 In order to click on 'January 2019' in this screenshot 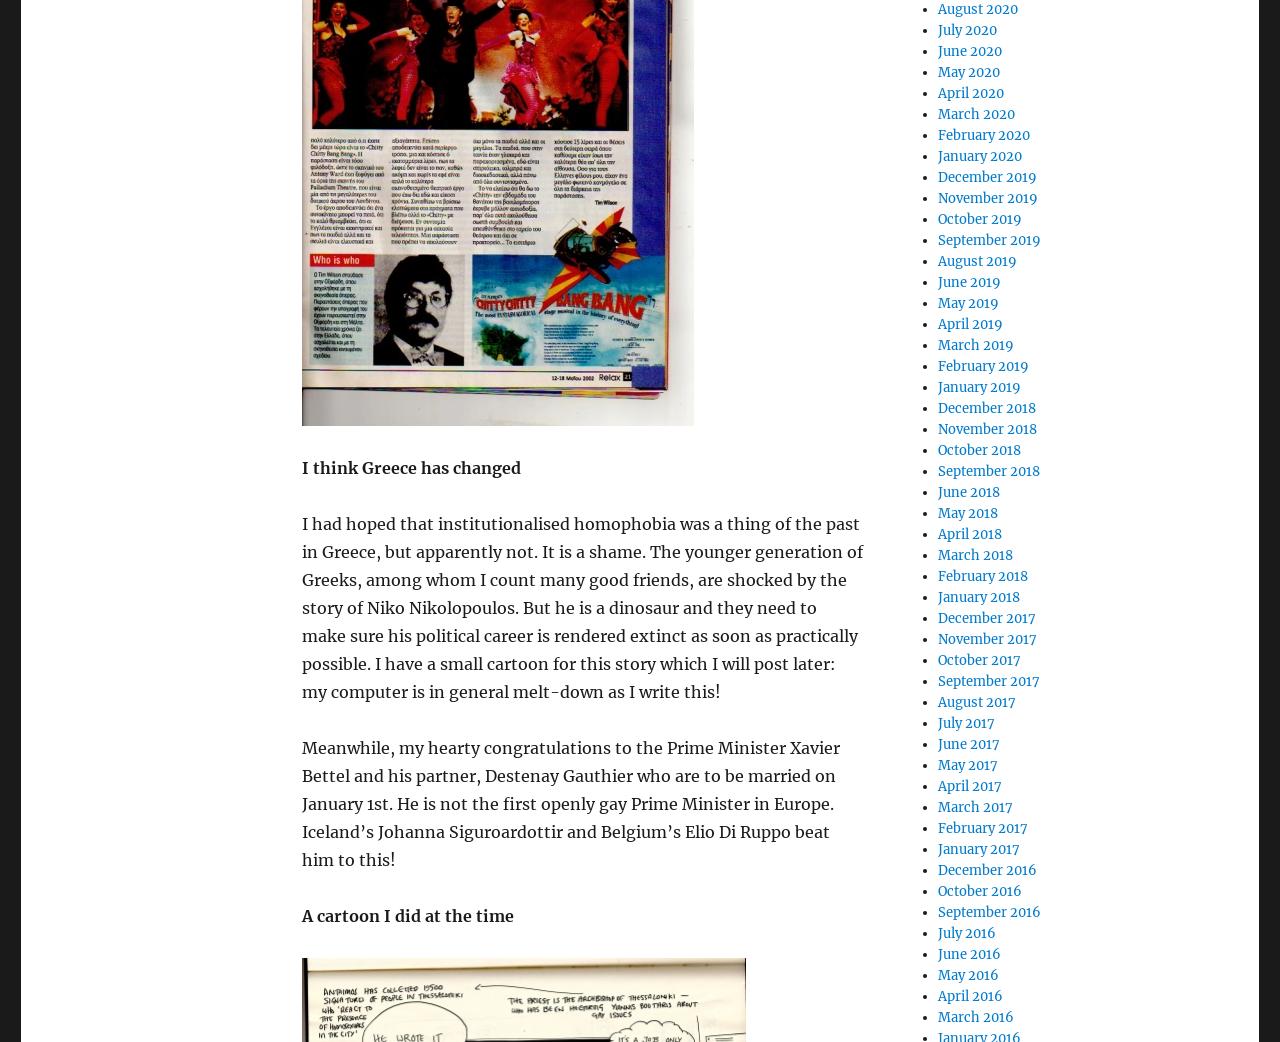, I will do `click(978, 386)`.